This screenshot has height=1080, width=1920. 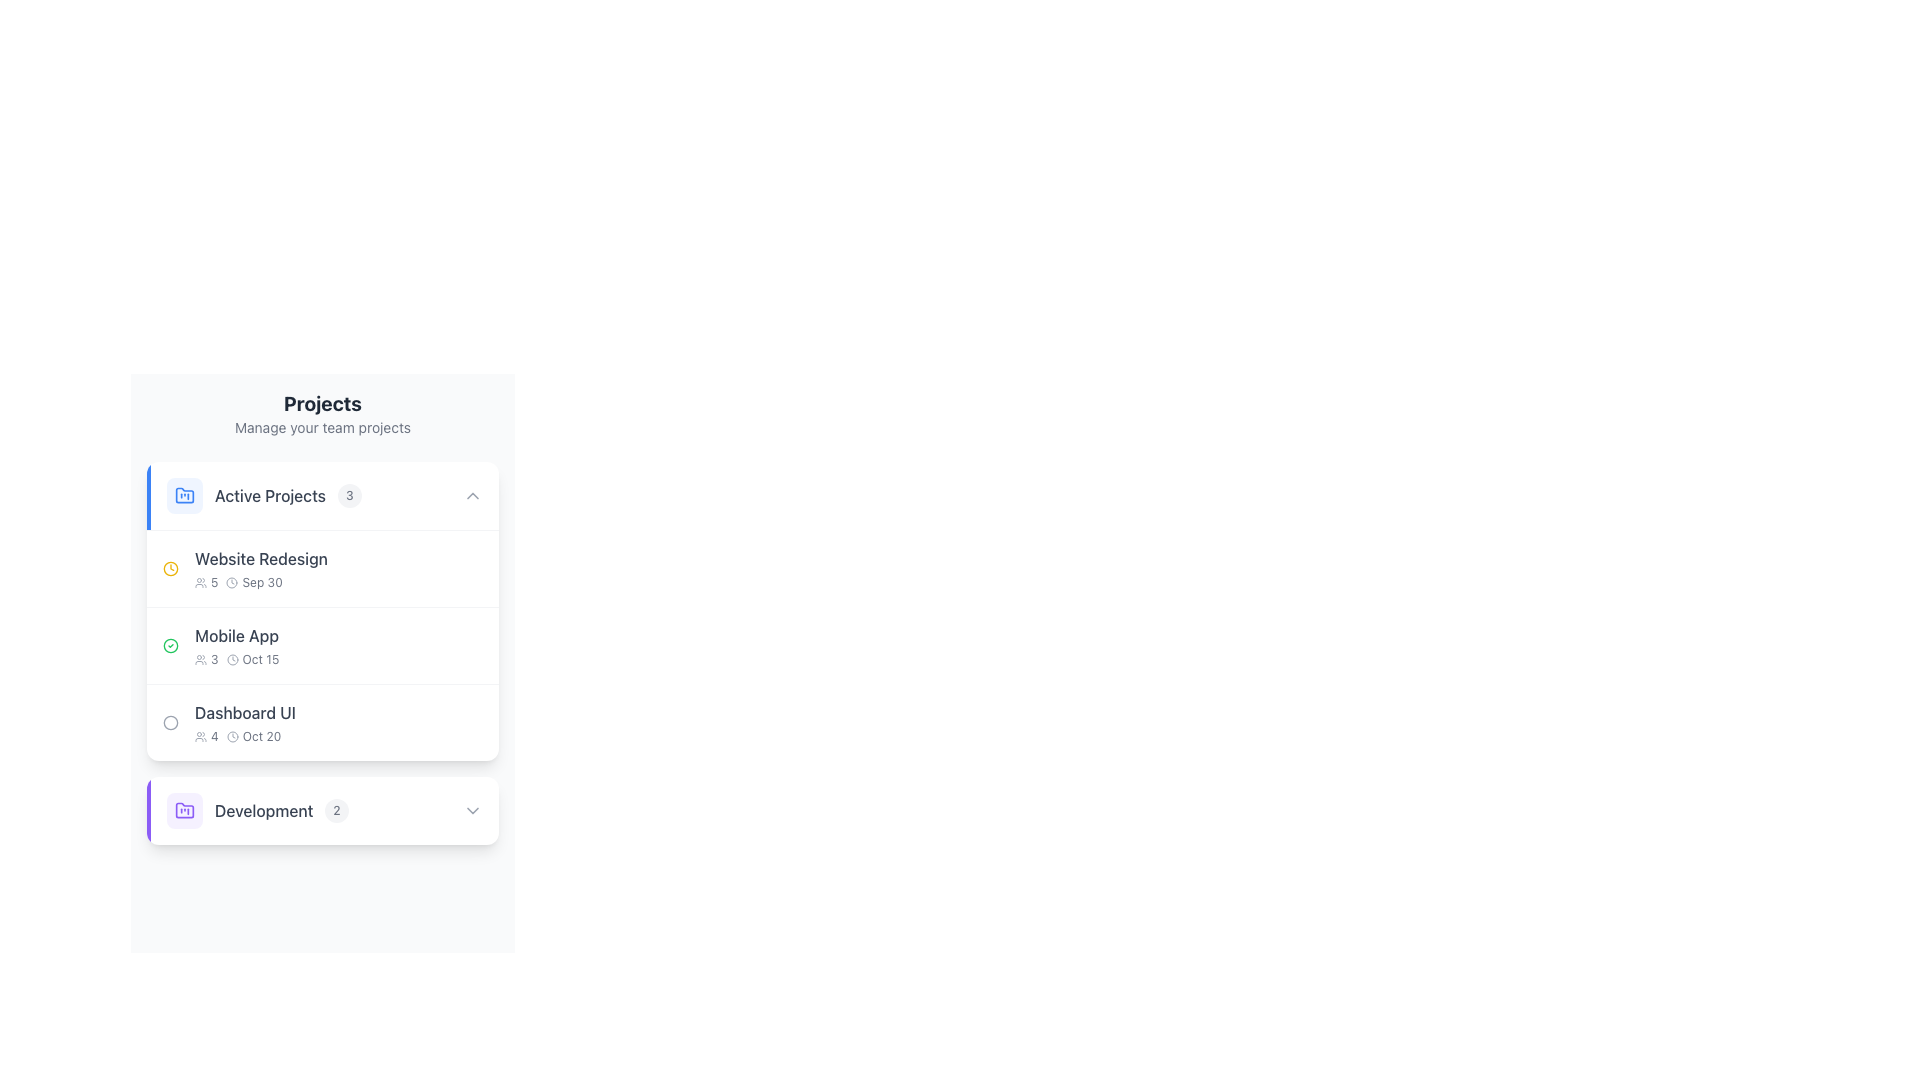 What do you see at coordinates (322, 721) in the screenshot?
I see `the project entry labeled 'Dashboard UI 4 Oct 20'` at bounding box center [322, 721].